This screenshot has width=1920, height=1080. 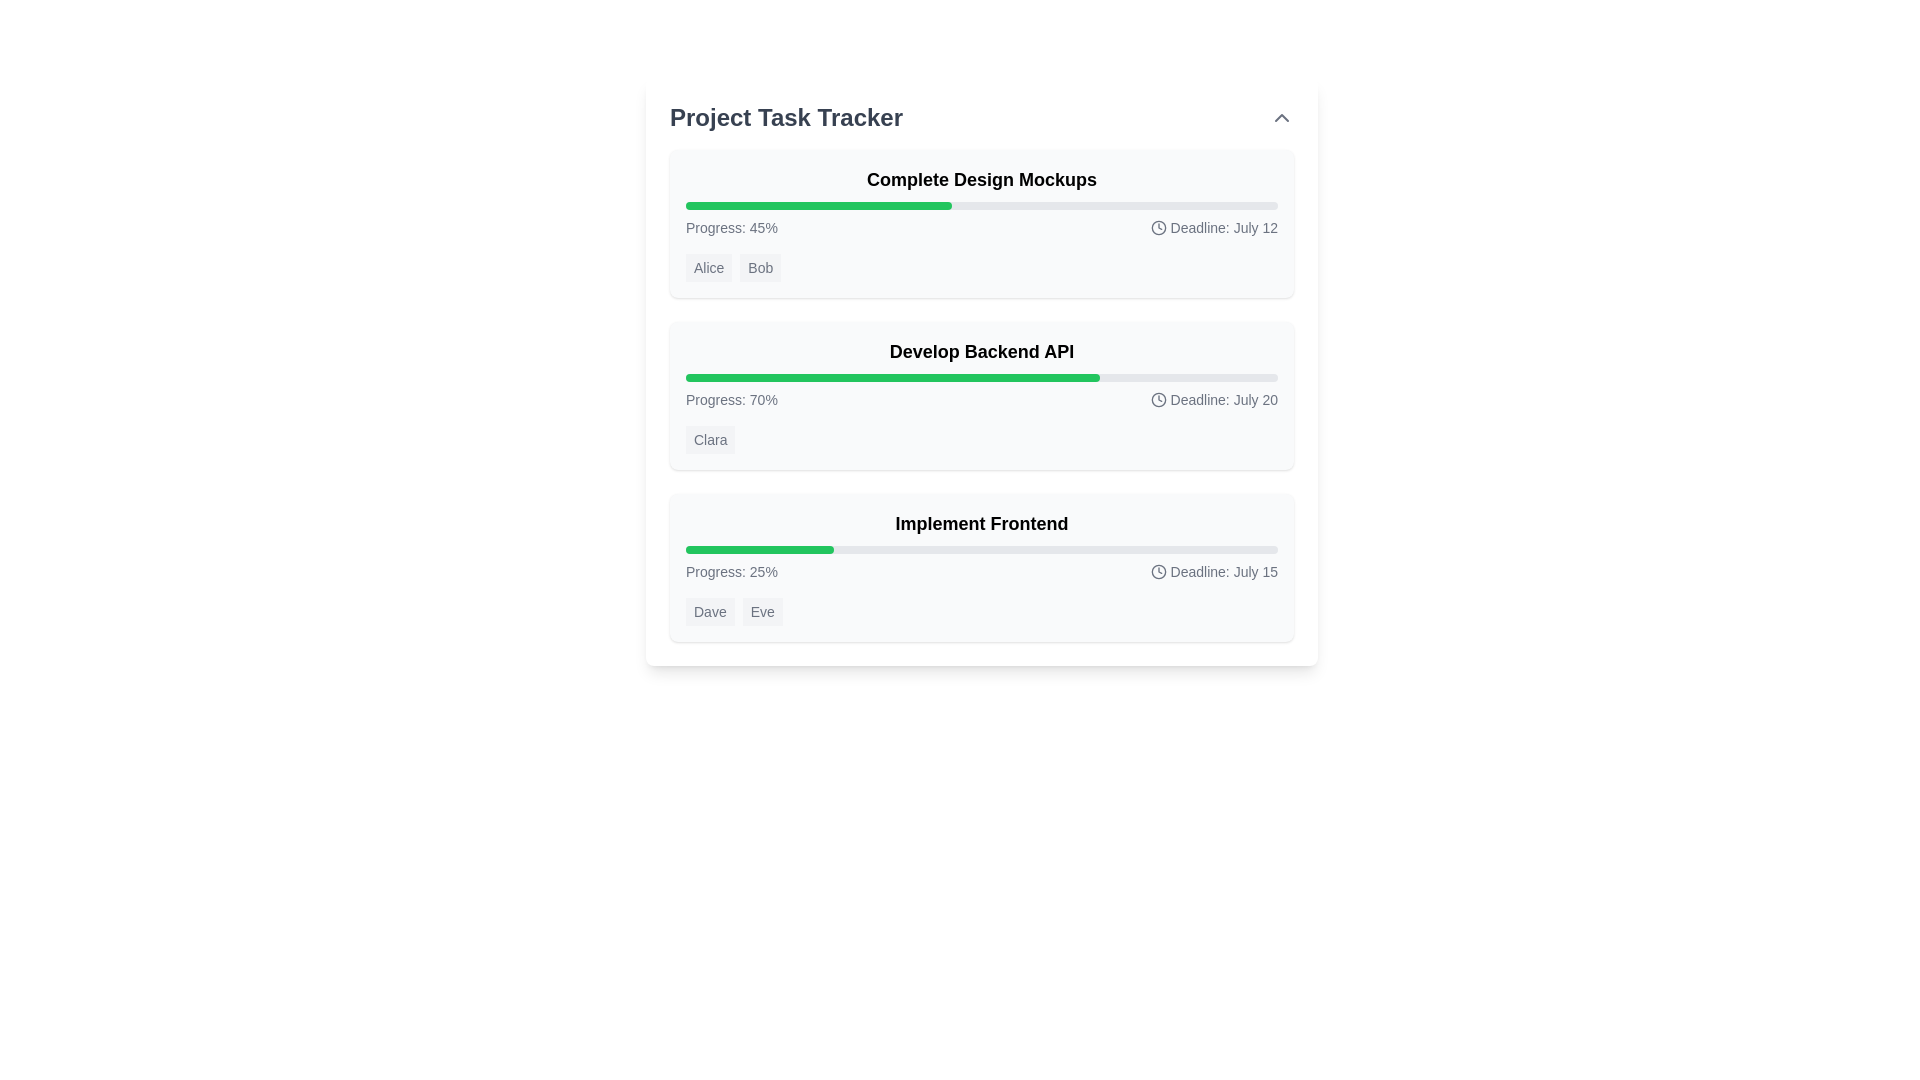 What do you see at coordinates (1158, 400) in the screenshot?
I see `the circular clock icon located to the left of the text 'Deadline: July 20' in the second task card labeled 'Develop Backend API'` at bounding box center [1158, 400].